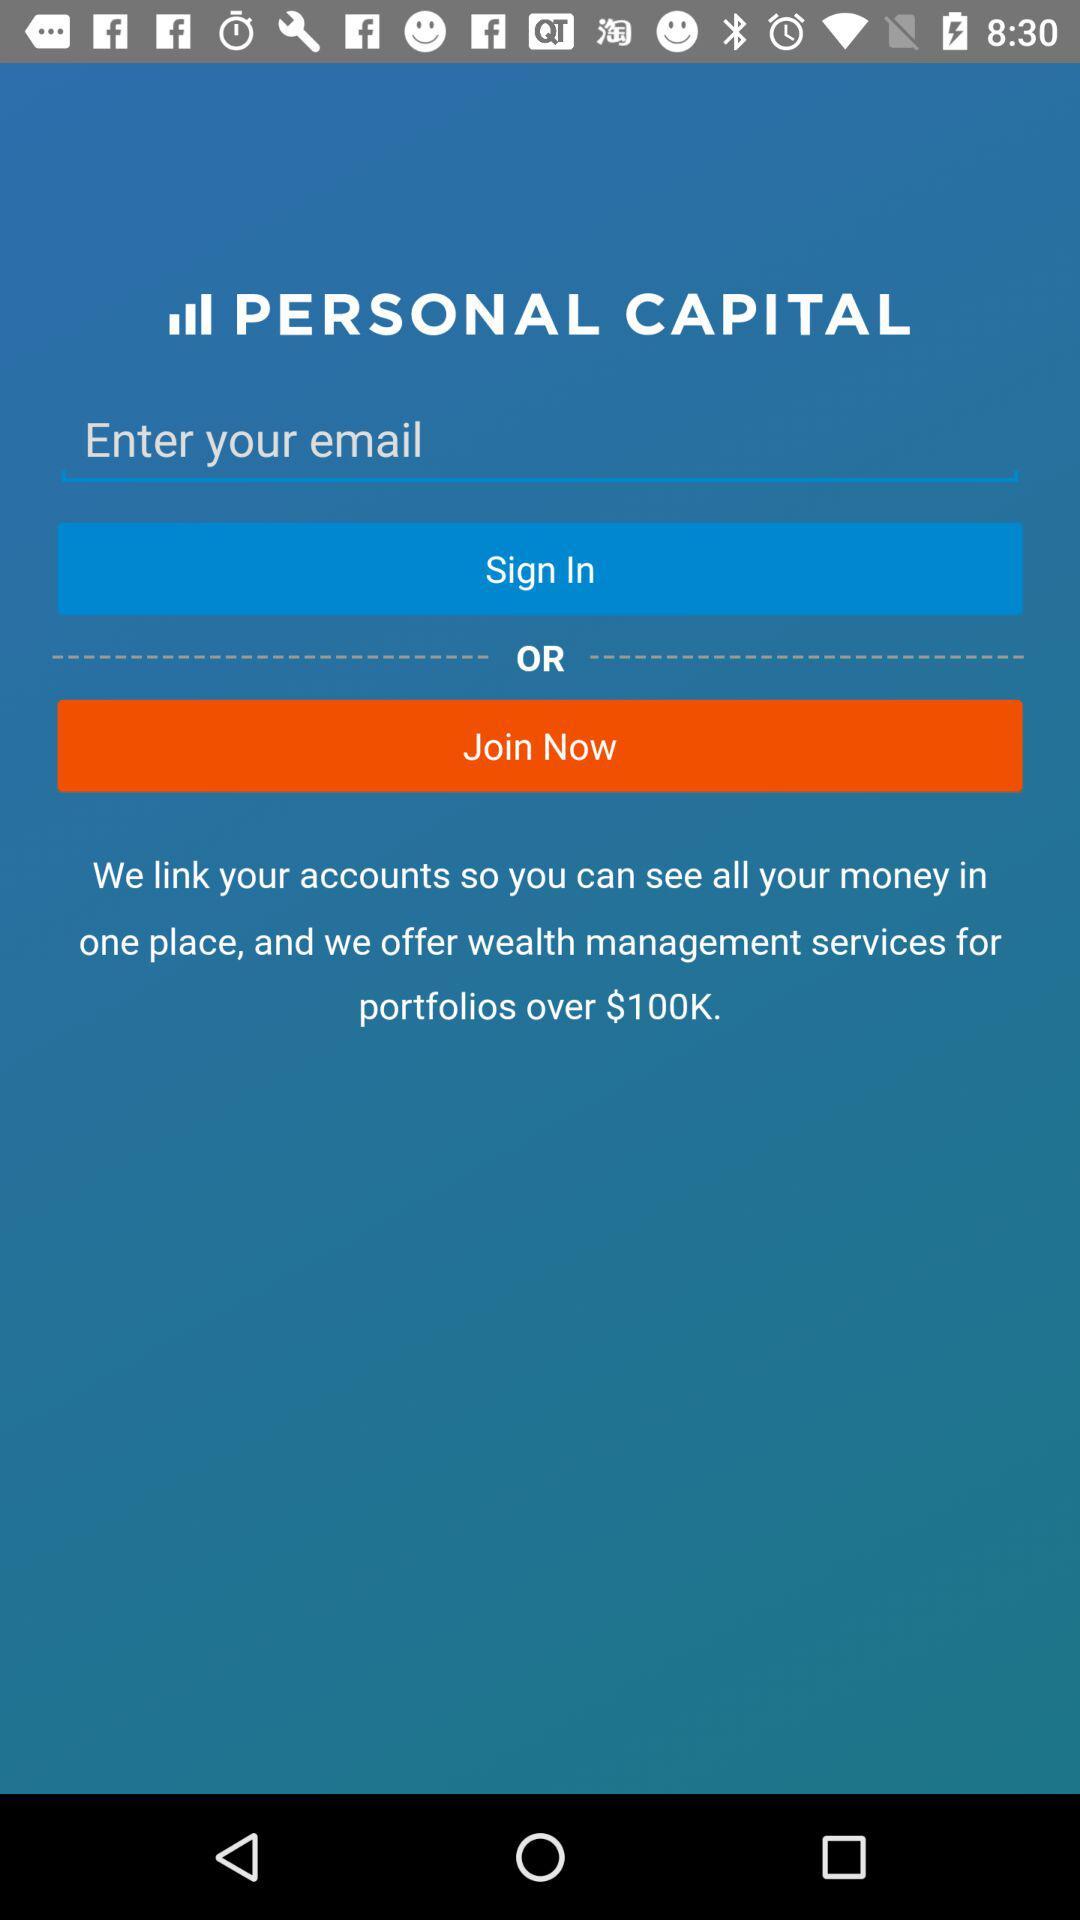  Describe the element at coordinates (540, 744) in the screenshot. I see `item above the we link your` at that location.